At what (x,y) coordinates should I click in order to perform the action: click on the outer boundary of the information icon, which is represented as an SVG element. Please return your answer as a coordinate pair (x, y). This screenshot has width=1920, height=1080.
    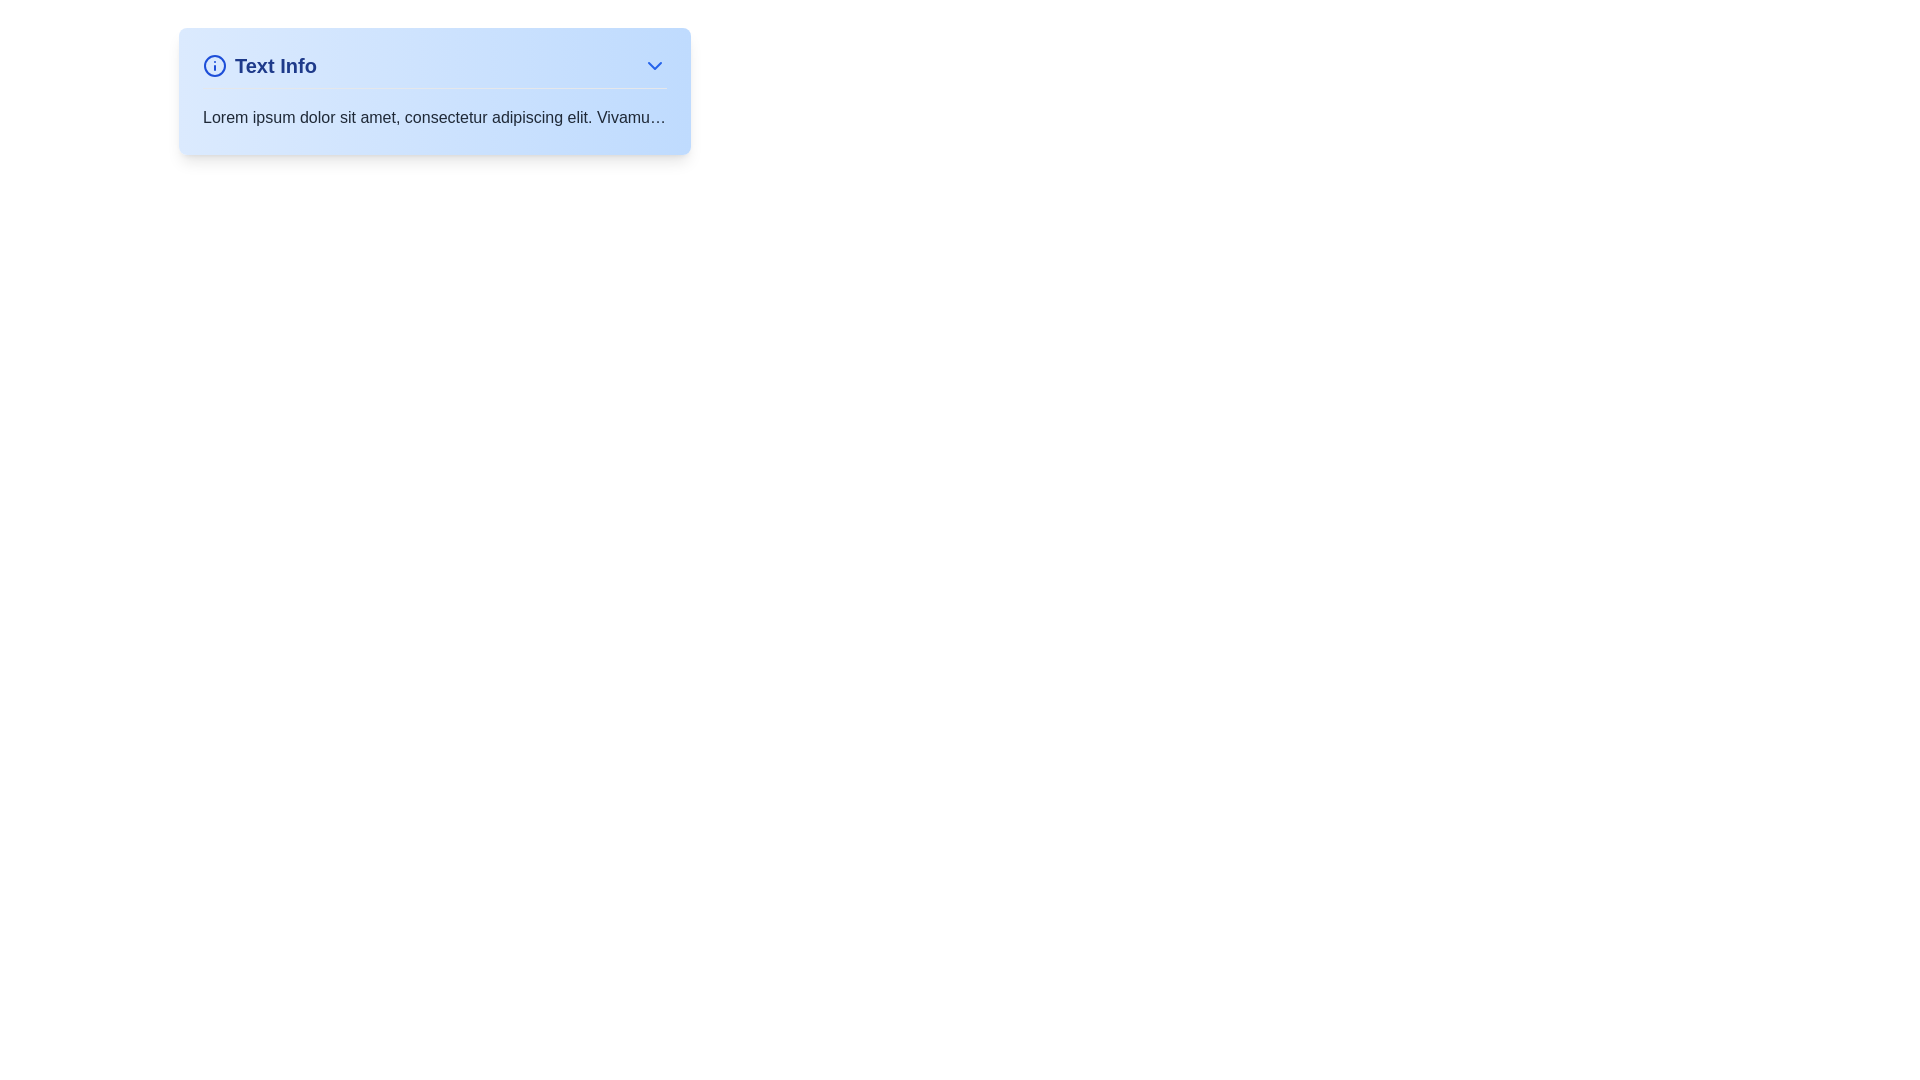
    Looking at the image, I should click on (215, 64).